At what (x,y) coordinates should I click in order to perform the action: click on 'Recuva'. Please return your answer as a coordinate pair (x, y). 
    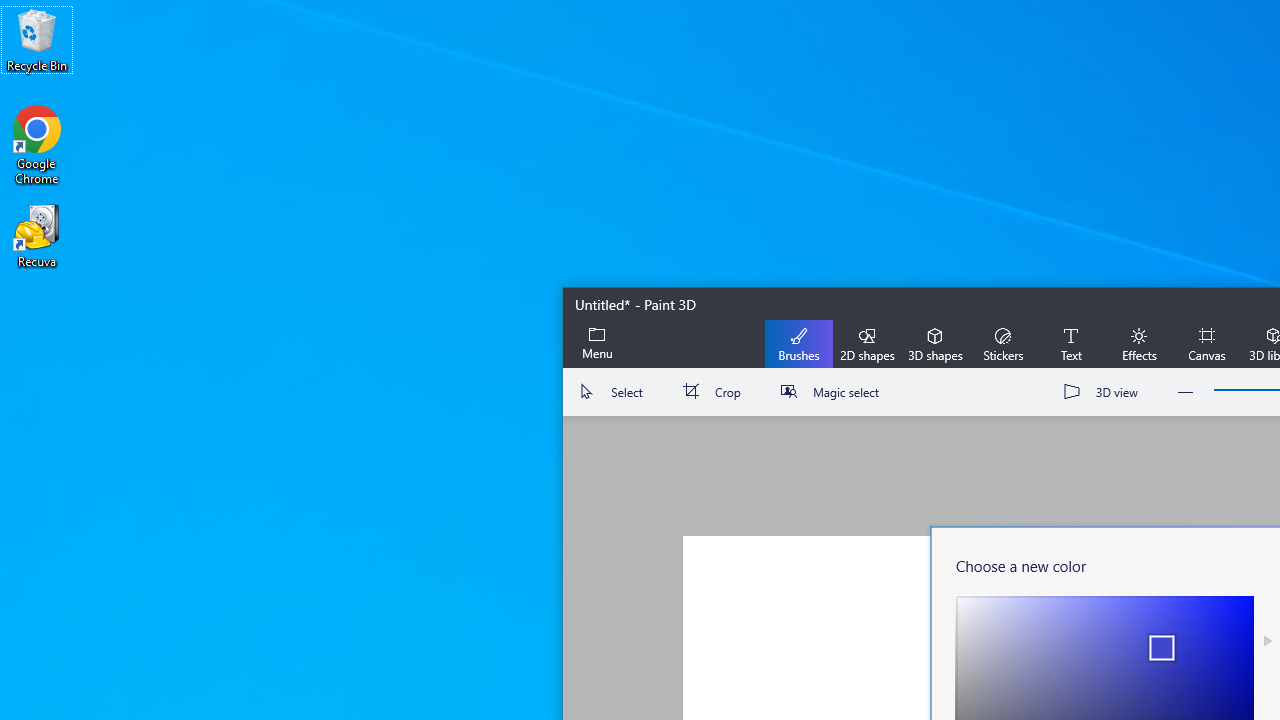
    Looking at the image, I should click on (37, 234).